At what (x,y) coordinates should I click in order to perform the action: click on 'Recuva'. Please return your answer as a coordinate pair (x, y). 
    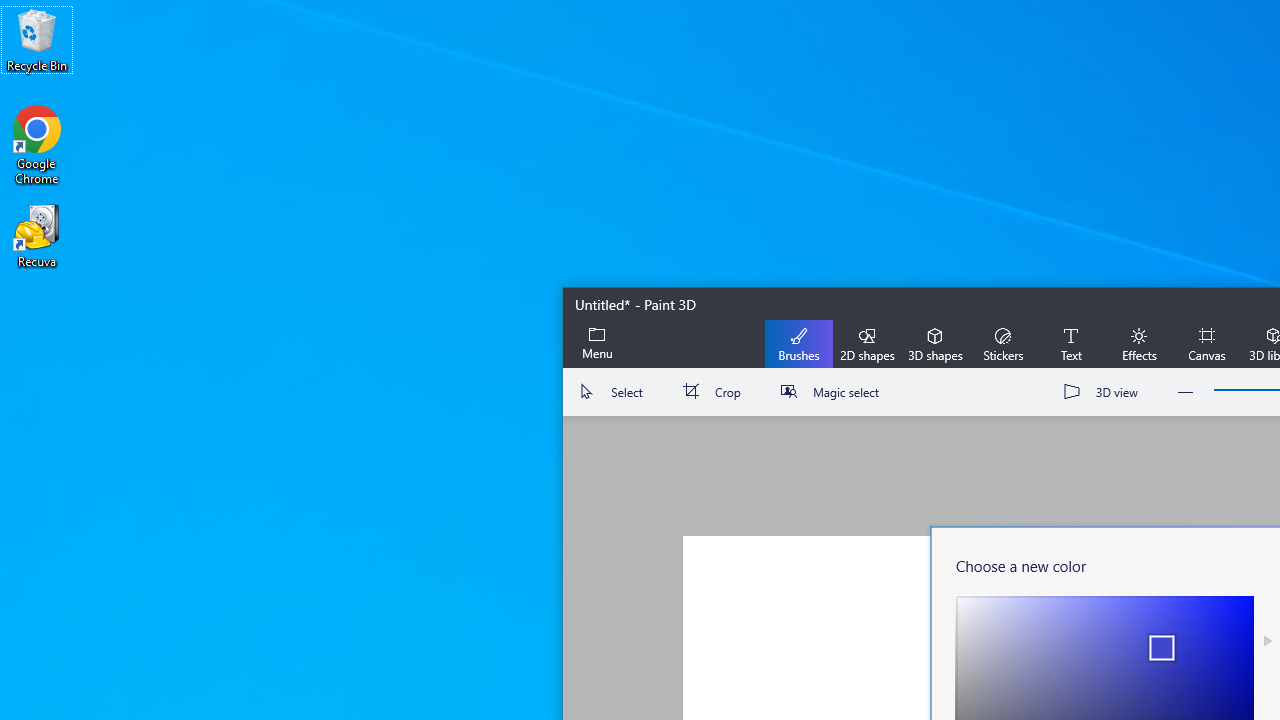
    Looking at the image, I should click on (37, 234).